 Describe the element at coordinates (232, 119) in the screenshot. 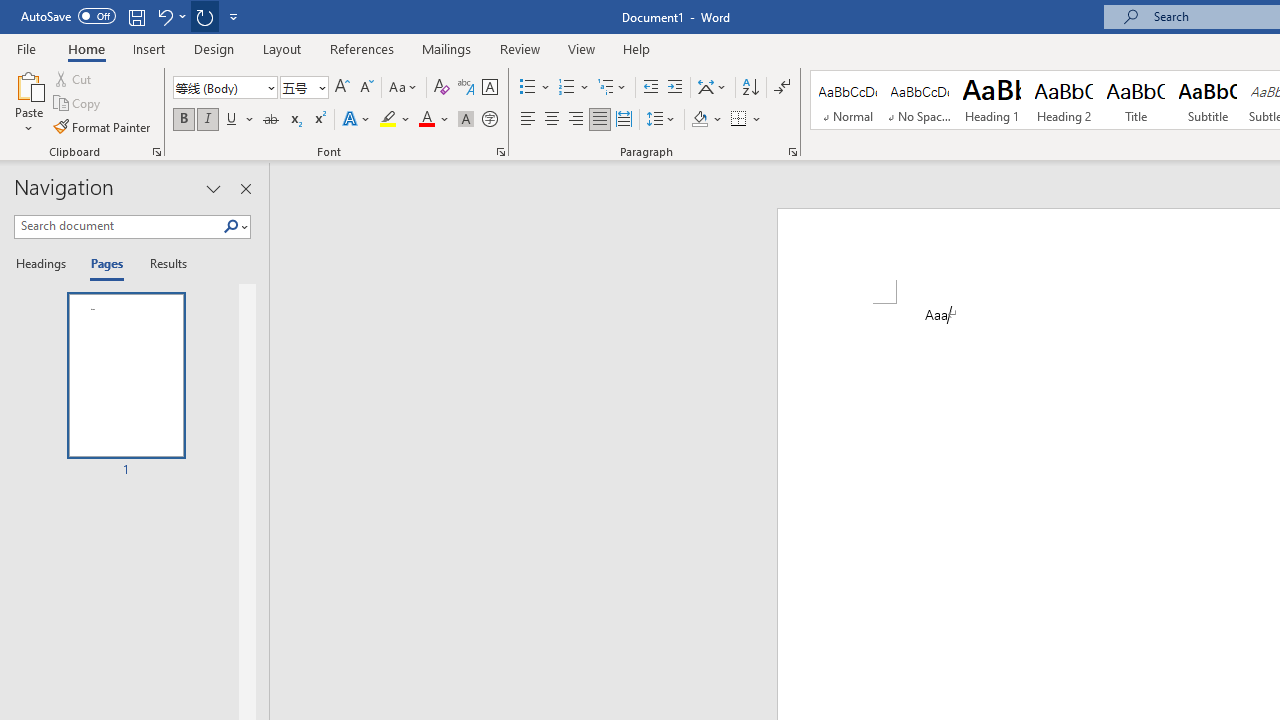

I see `'Underline'` at that location.